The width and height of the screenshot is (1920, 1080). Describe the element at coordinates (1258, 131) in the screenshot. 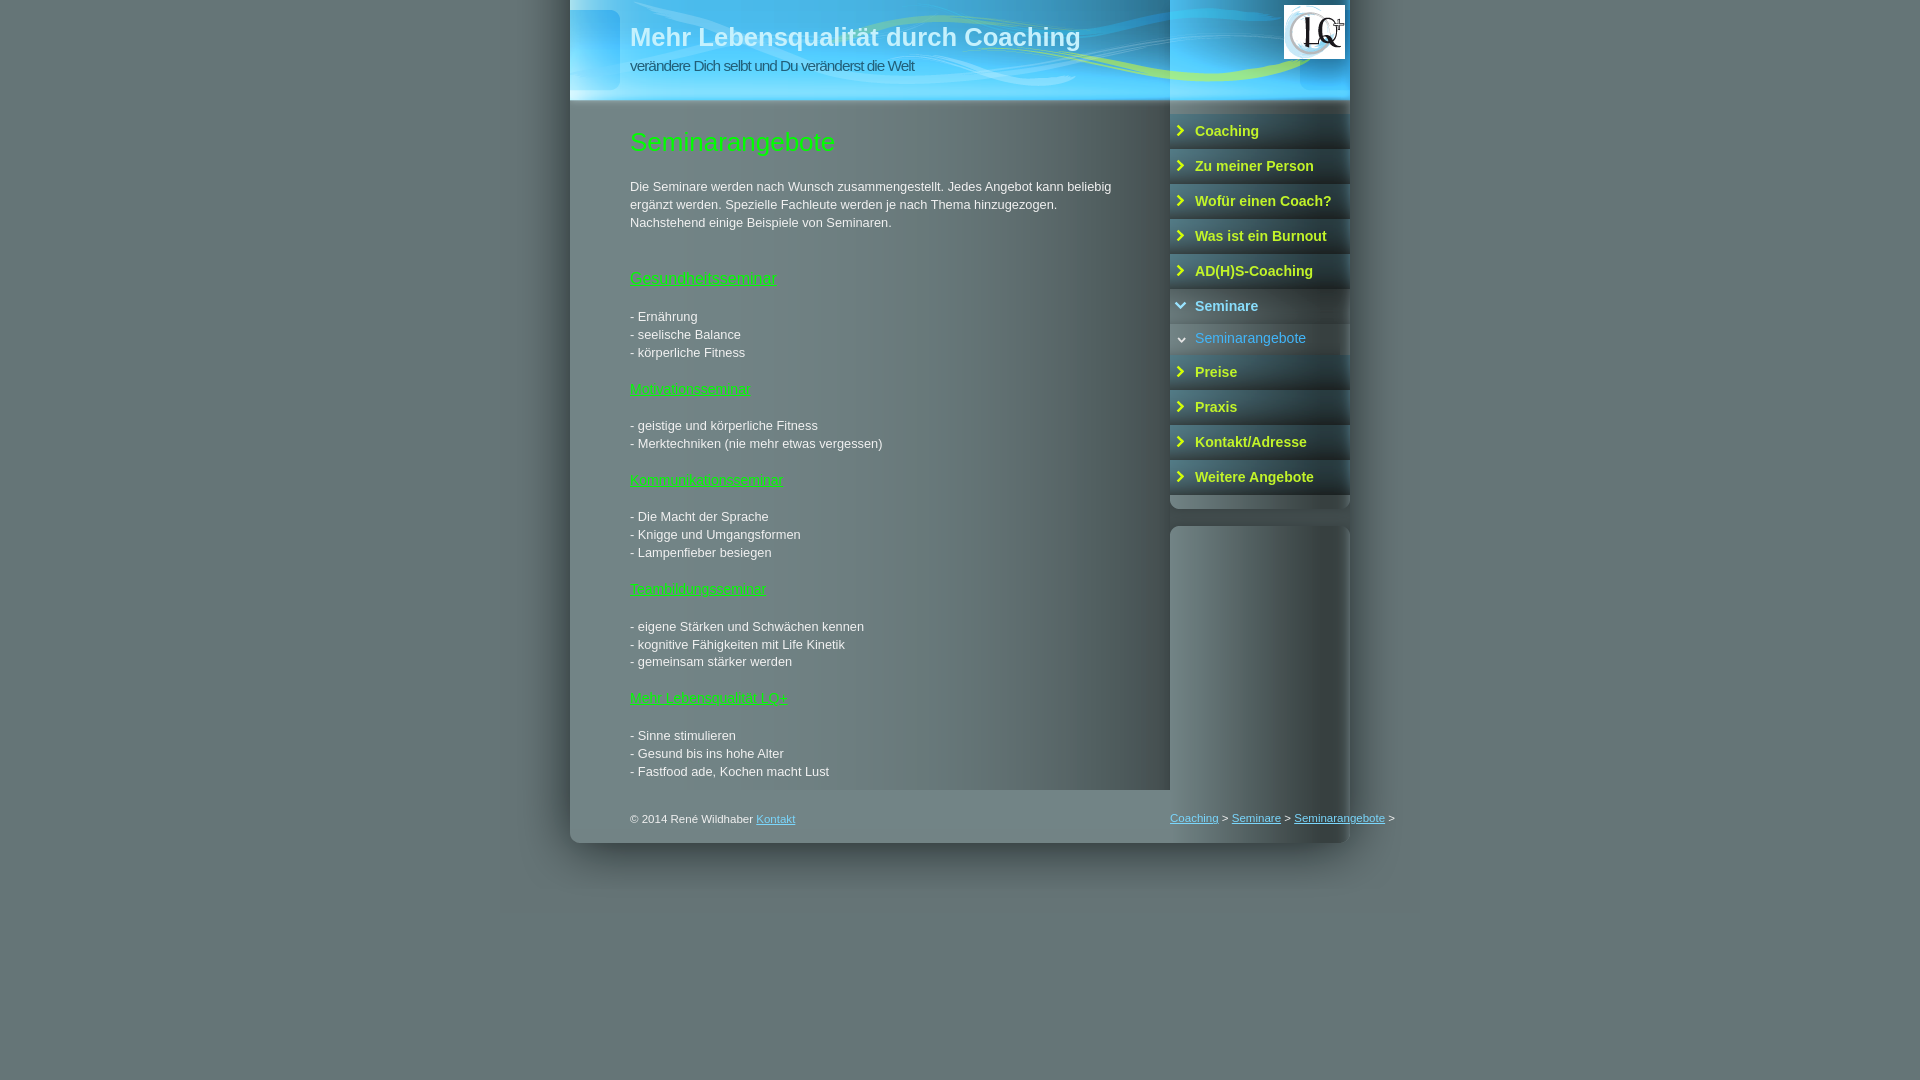

I see `'Coaching'` at that location.